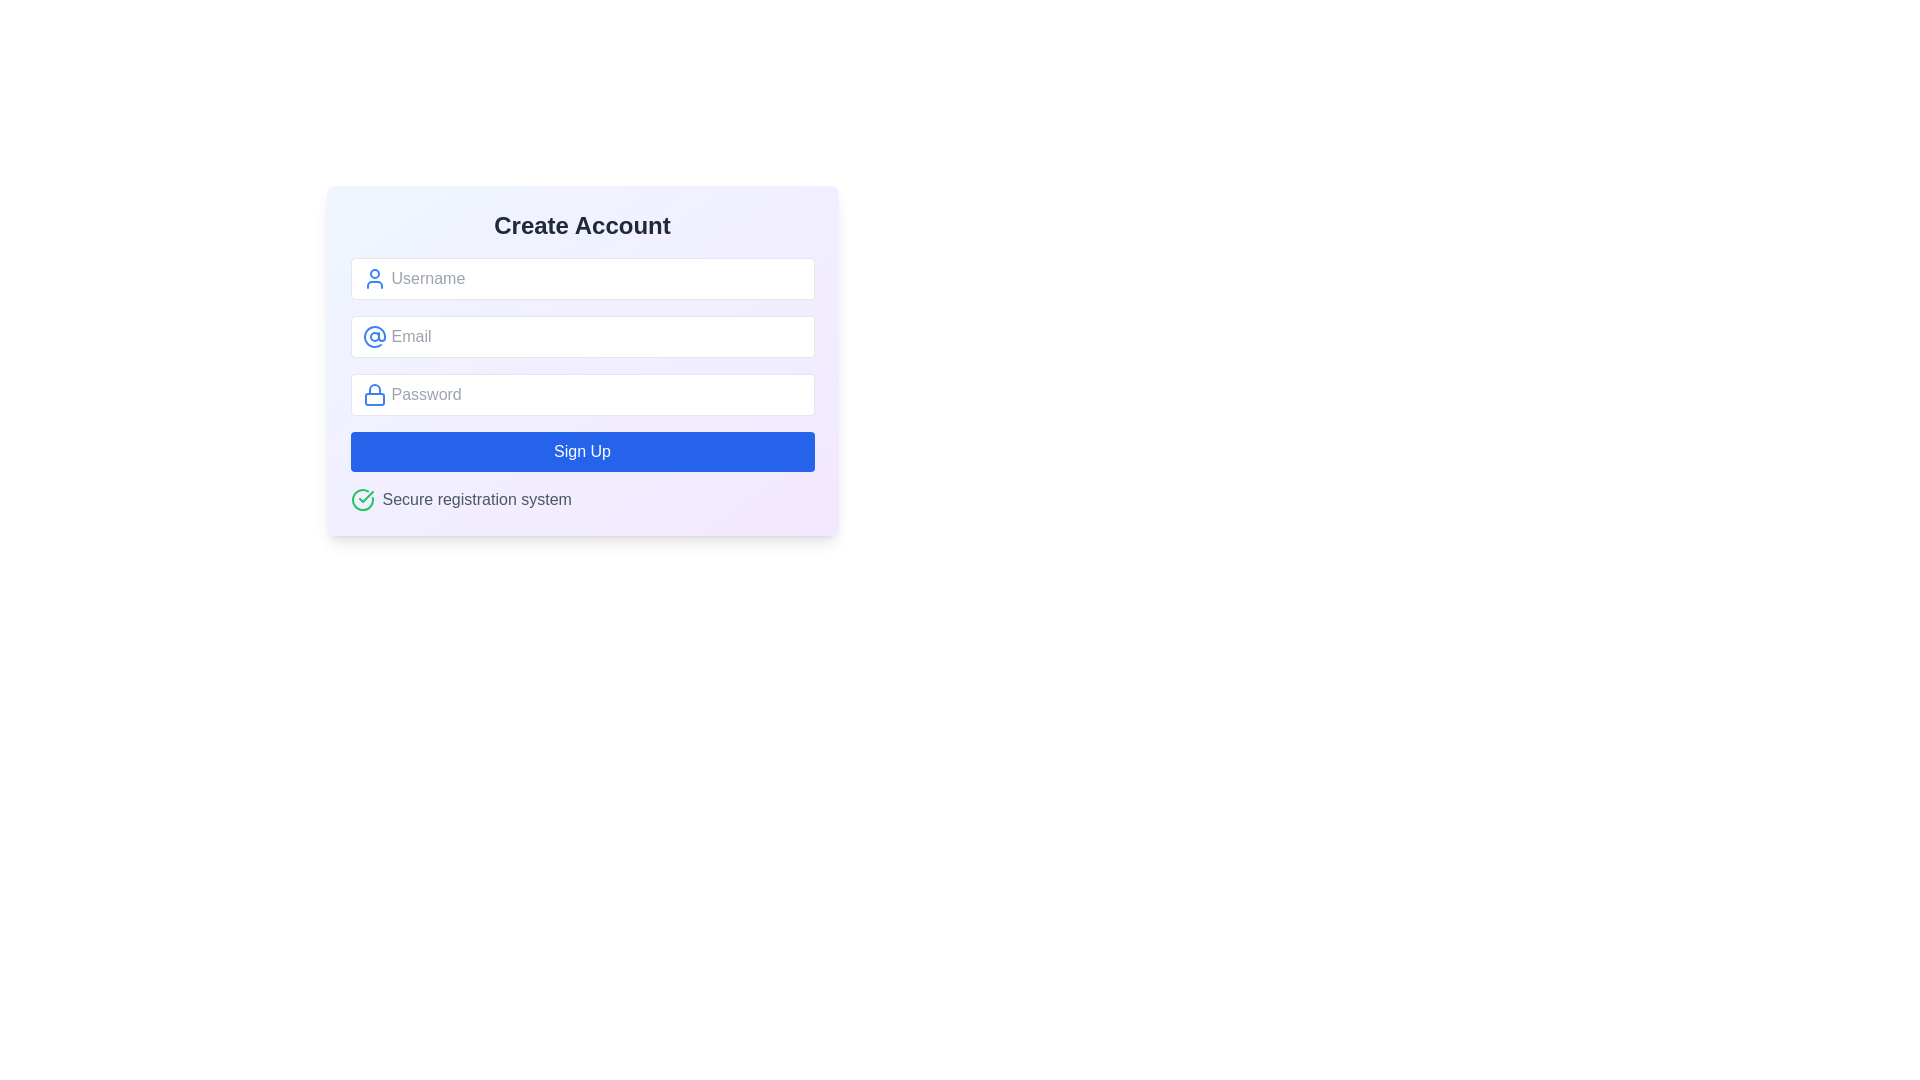 This screenshot has height=1080, width=1920. I want to click on the rectangular pane with a gradient background transitioning from blue to purple, which contains input fields and a 'Sign Up' button, located centrally below the 'Create Account' title, so click(581, 361).